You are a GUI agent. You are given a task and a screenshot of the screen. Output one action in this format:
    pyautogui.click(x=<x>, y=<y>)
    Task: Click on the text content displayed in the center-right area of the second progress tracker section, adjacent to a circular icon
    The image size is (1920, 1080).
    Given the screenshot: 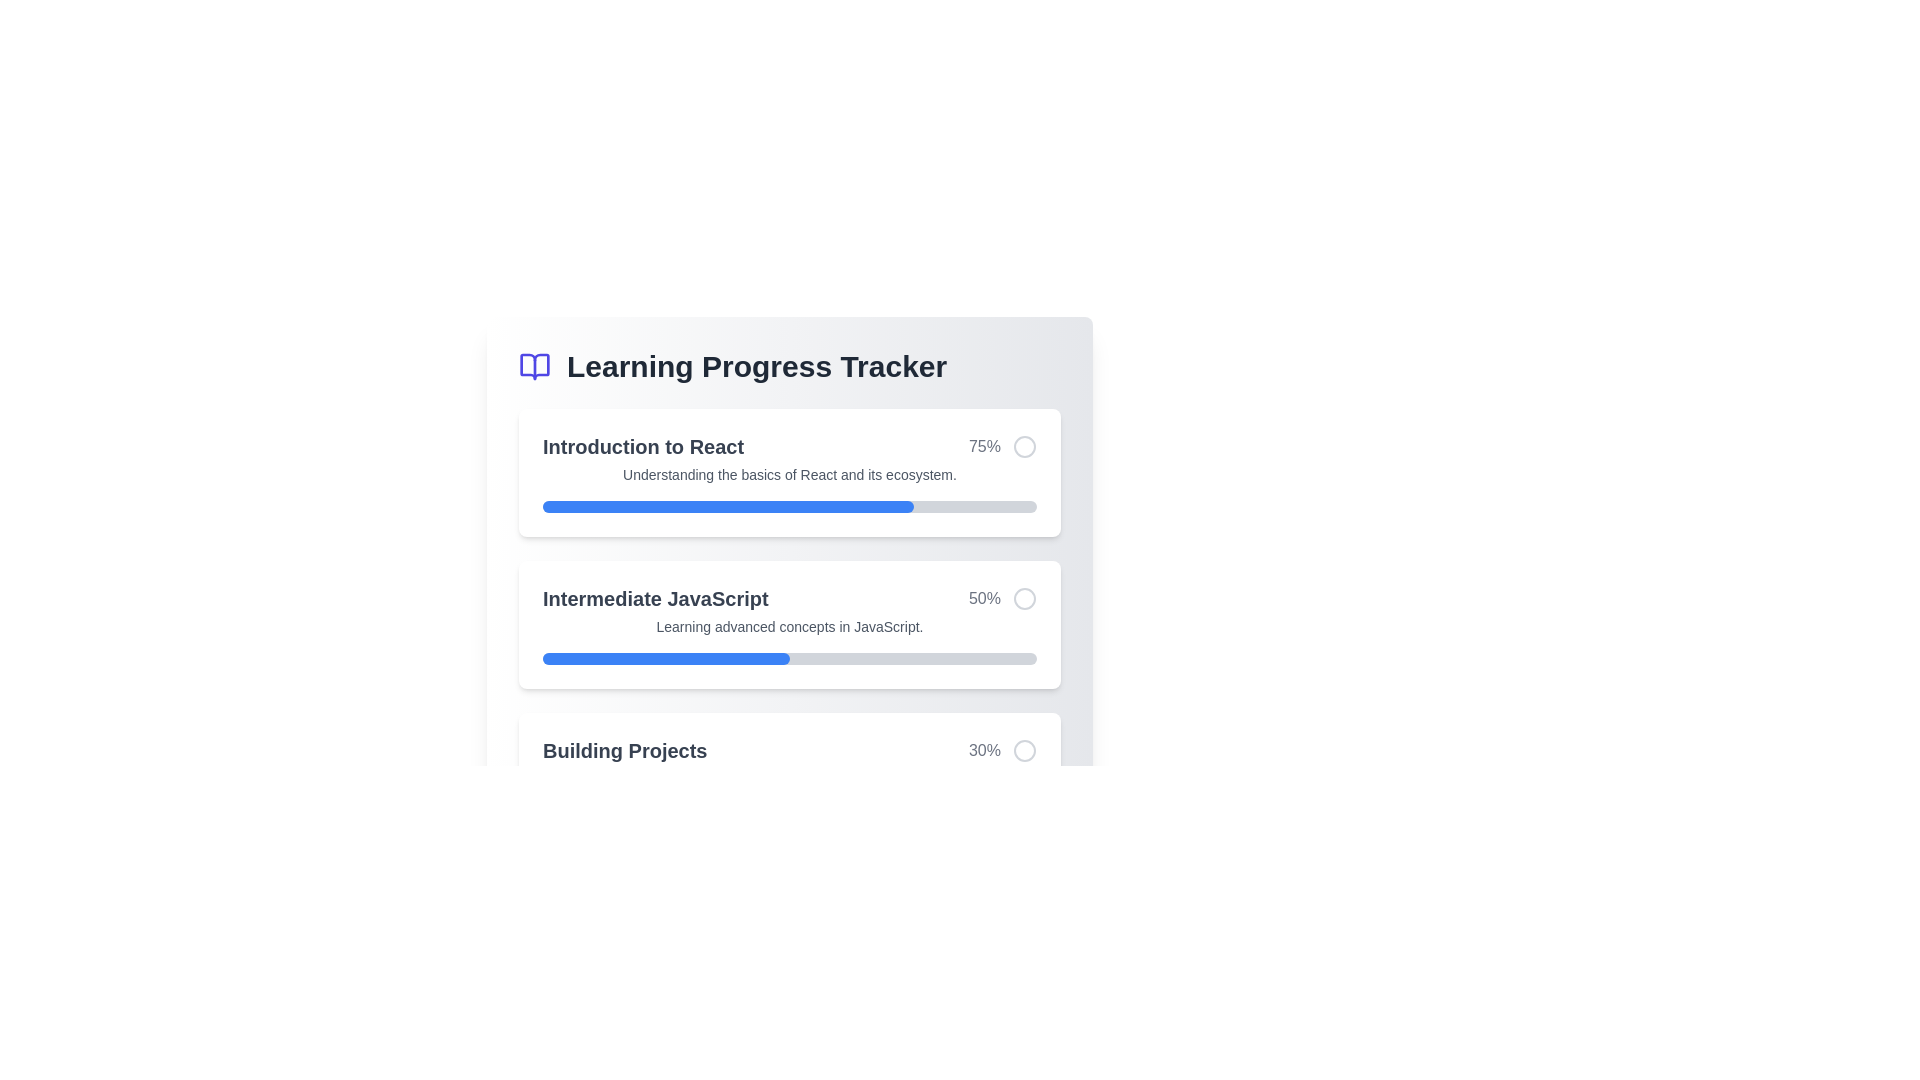 What is the action you would take?
    pyautogui.click(x=984, y=597)
    